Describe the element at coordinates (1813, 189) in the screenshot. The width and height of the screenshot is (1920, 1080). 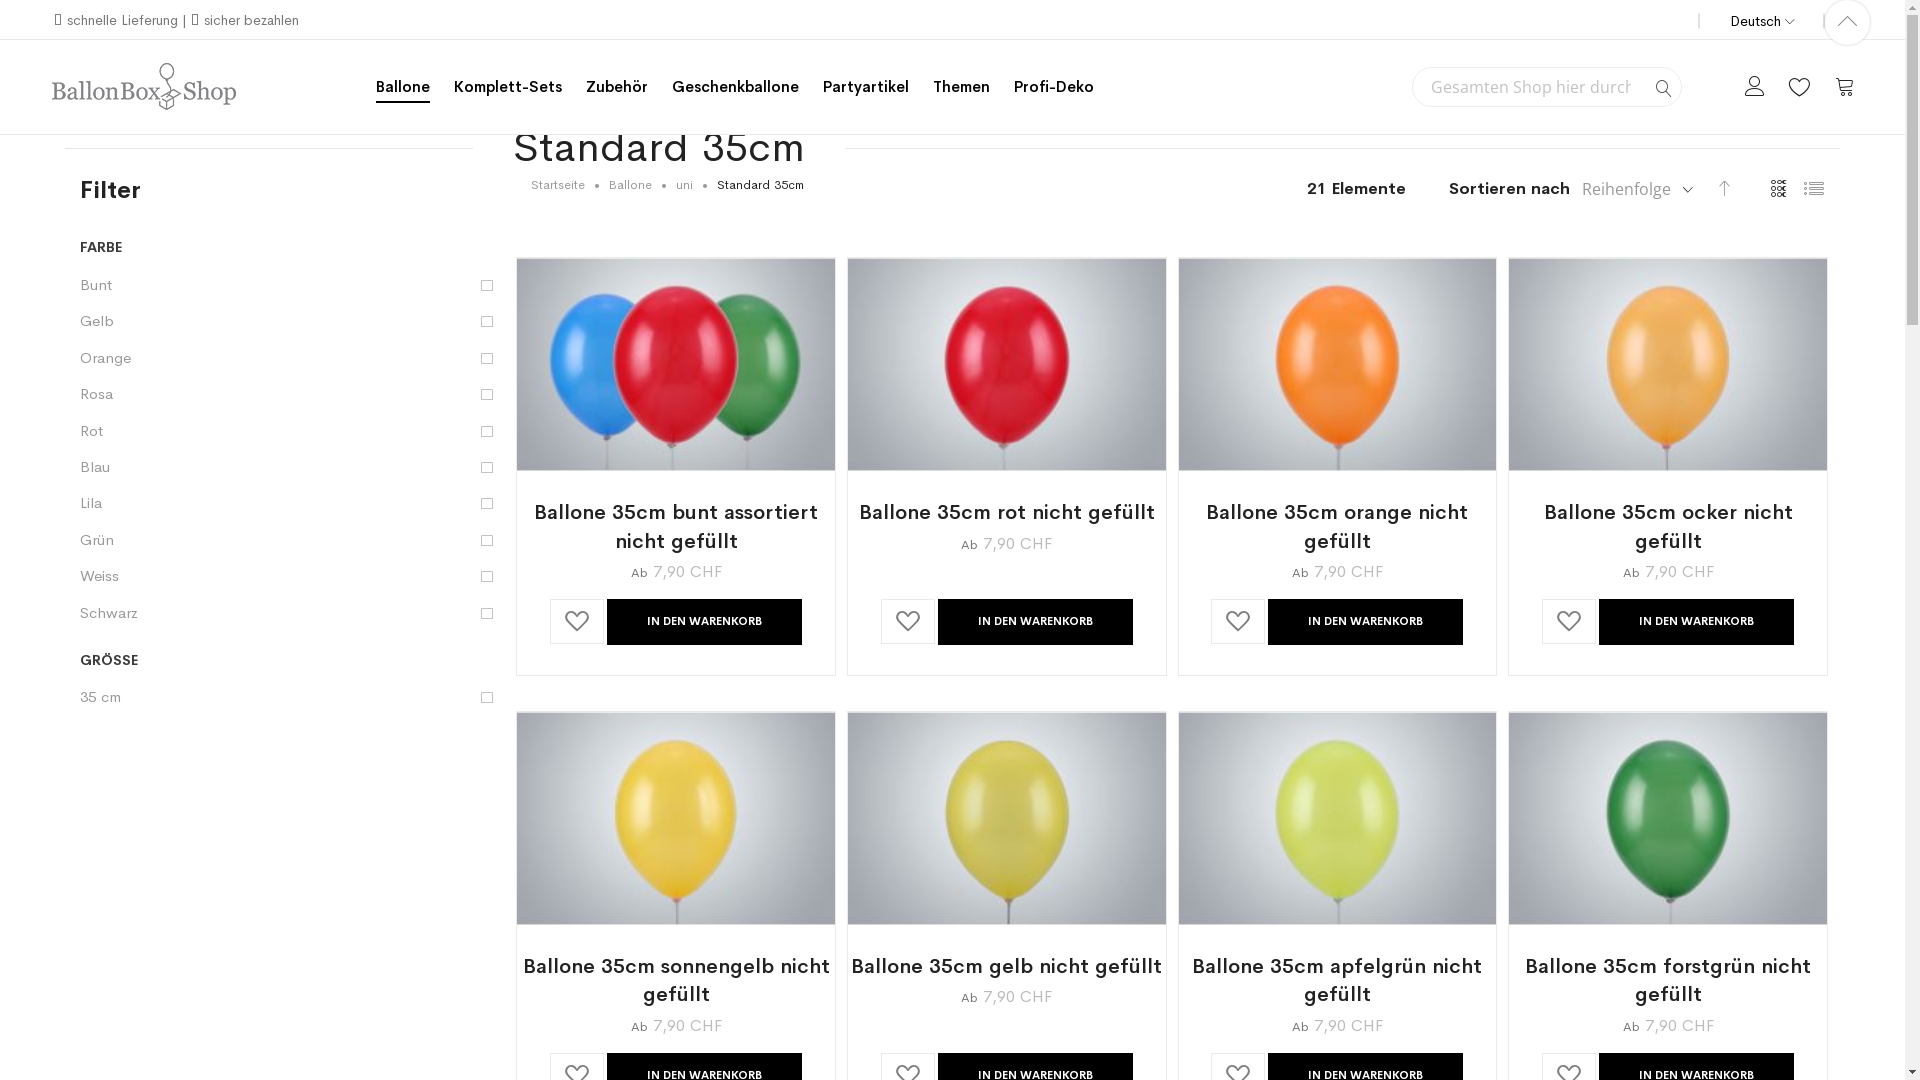
I see `'Liste'` at that location.